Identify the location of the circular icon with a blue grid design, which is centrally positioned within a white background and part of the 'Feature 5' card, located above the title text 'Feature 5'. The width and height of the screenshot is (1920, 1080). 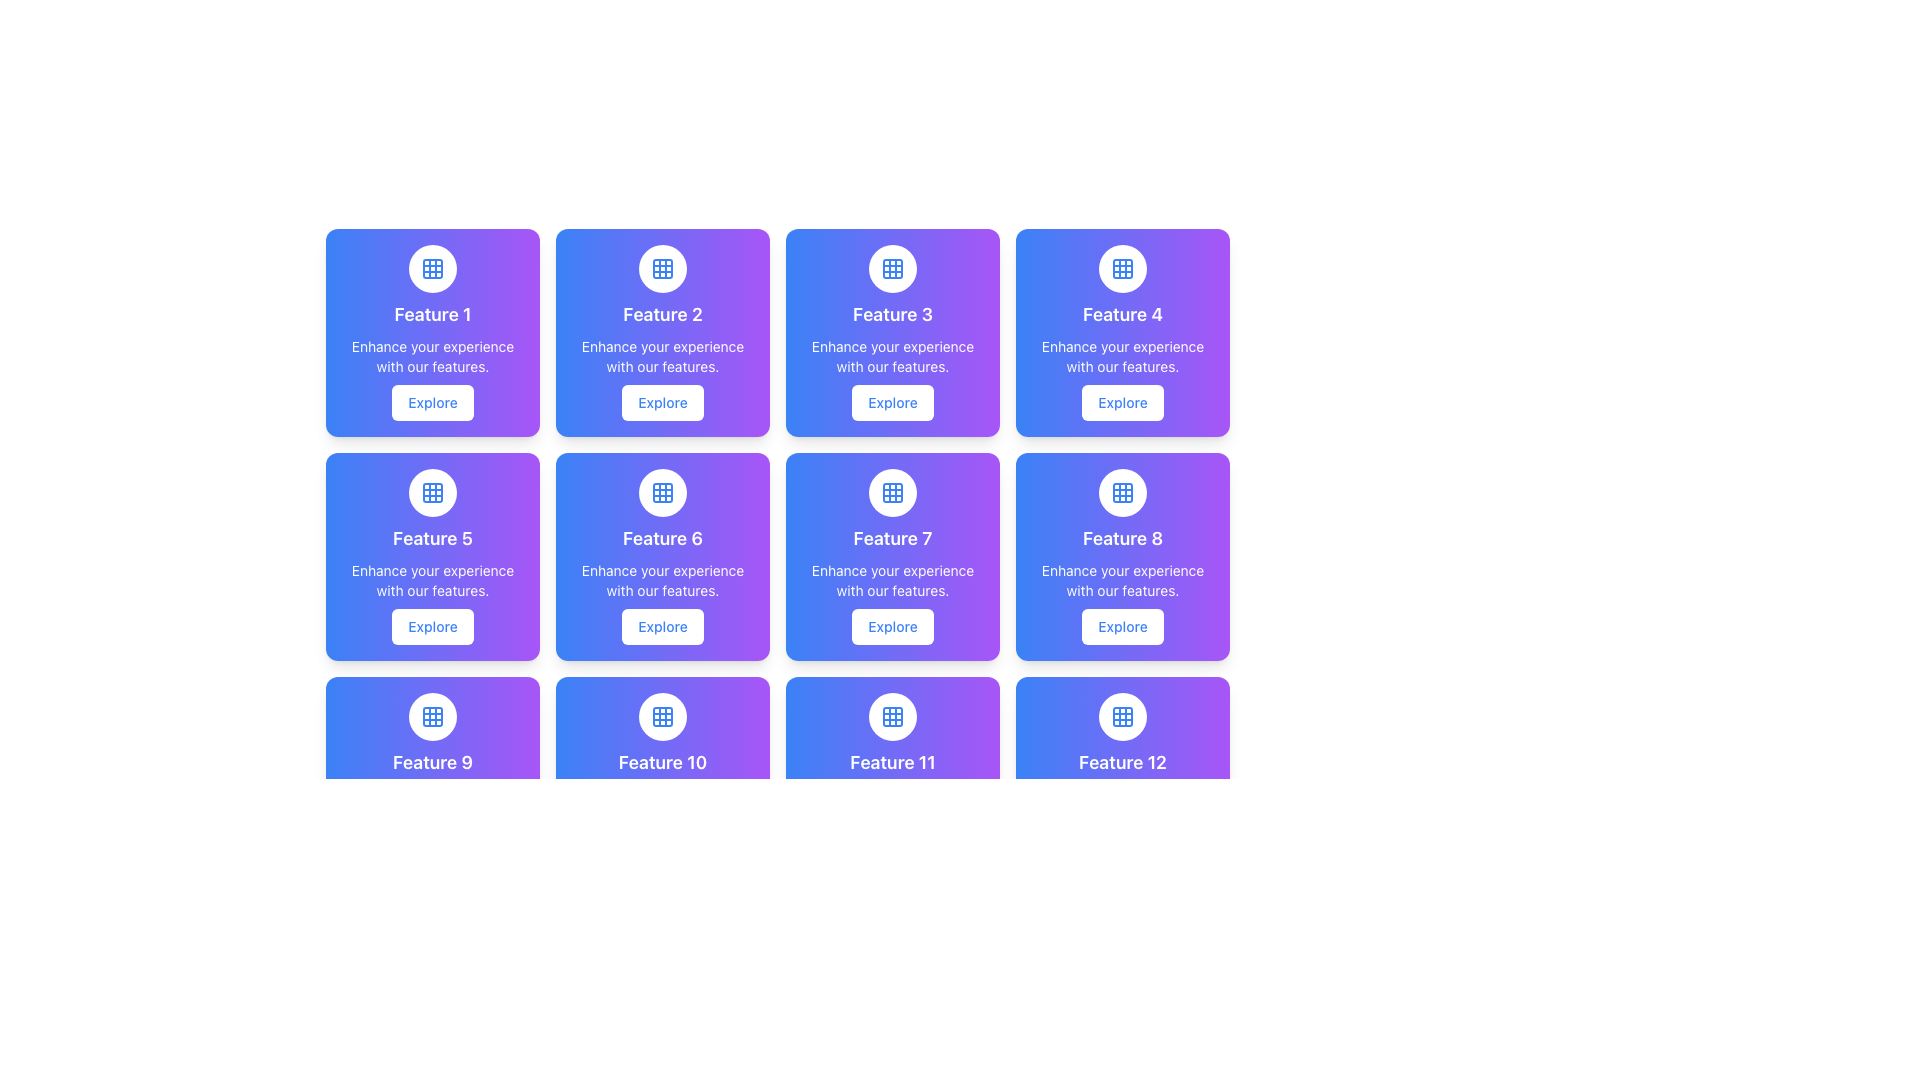
(431, 493).